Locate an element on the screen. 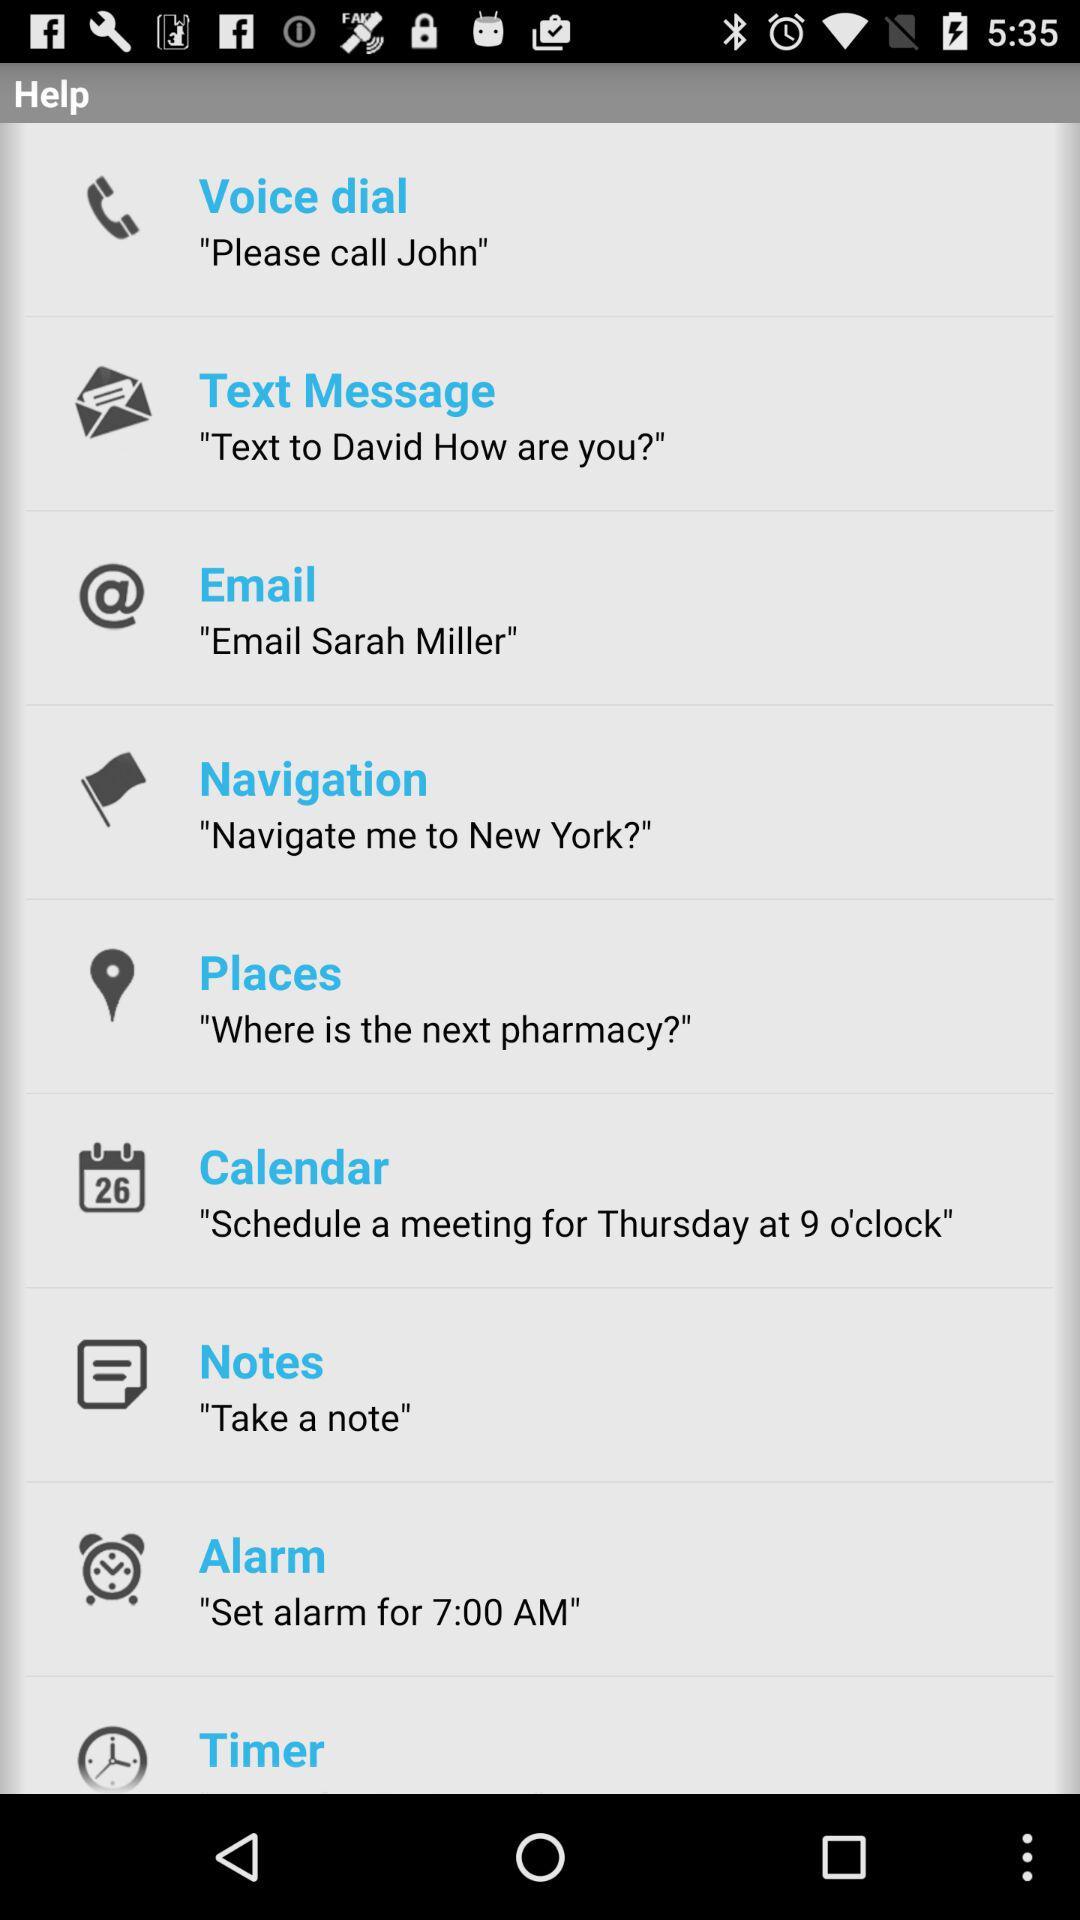  icon above the navigate me to app is located at coordinates (313, 776).